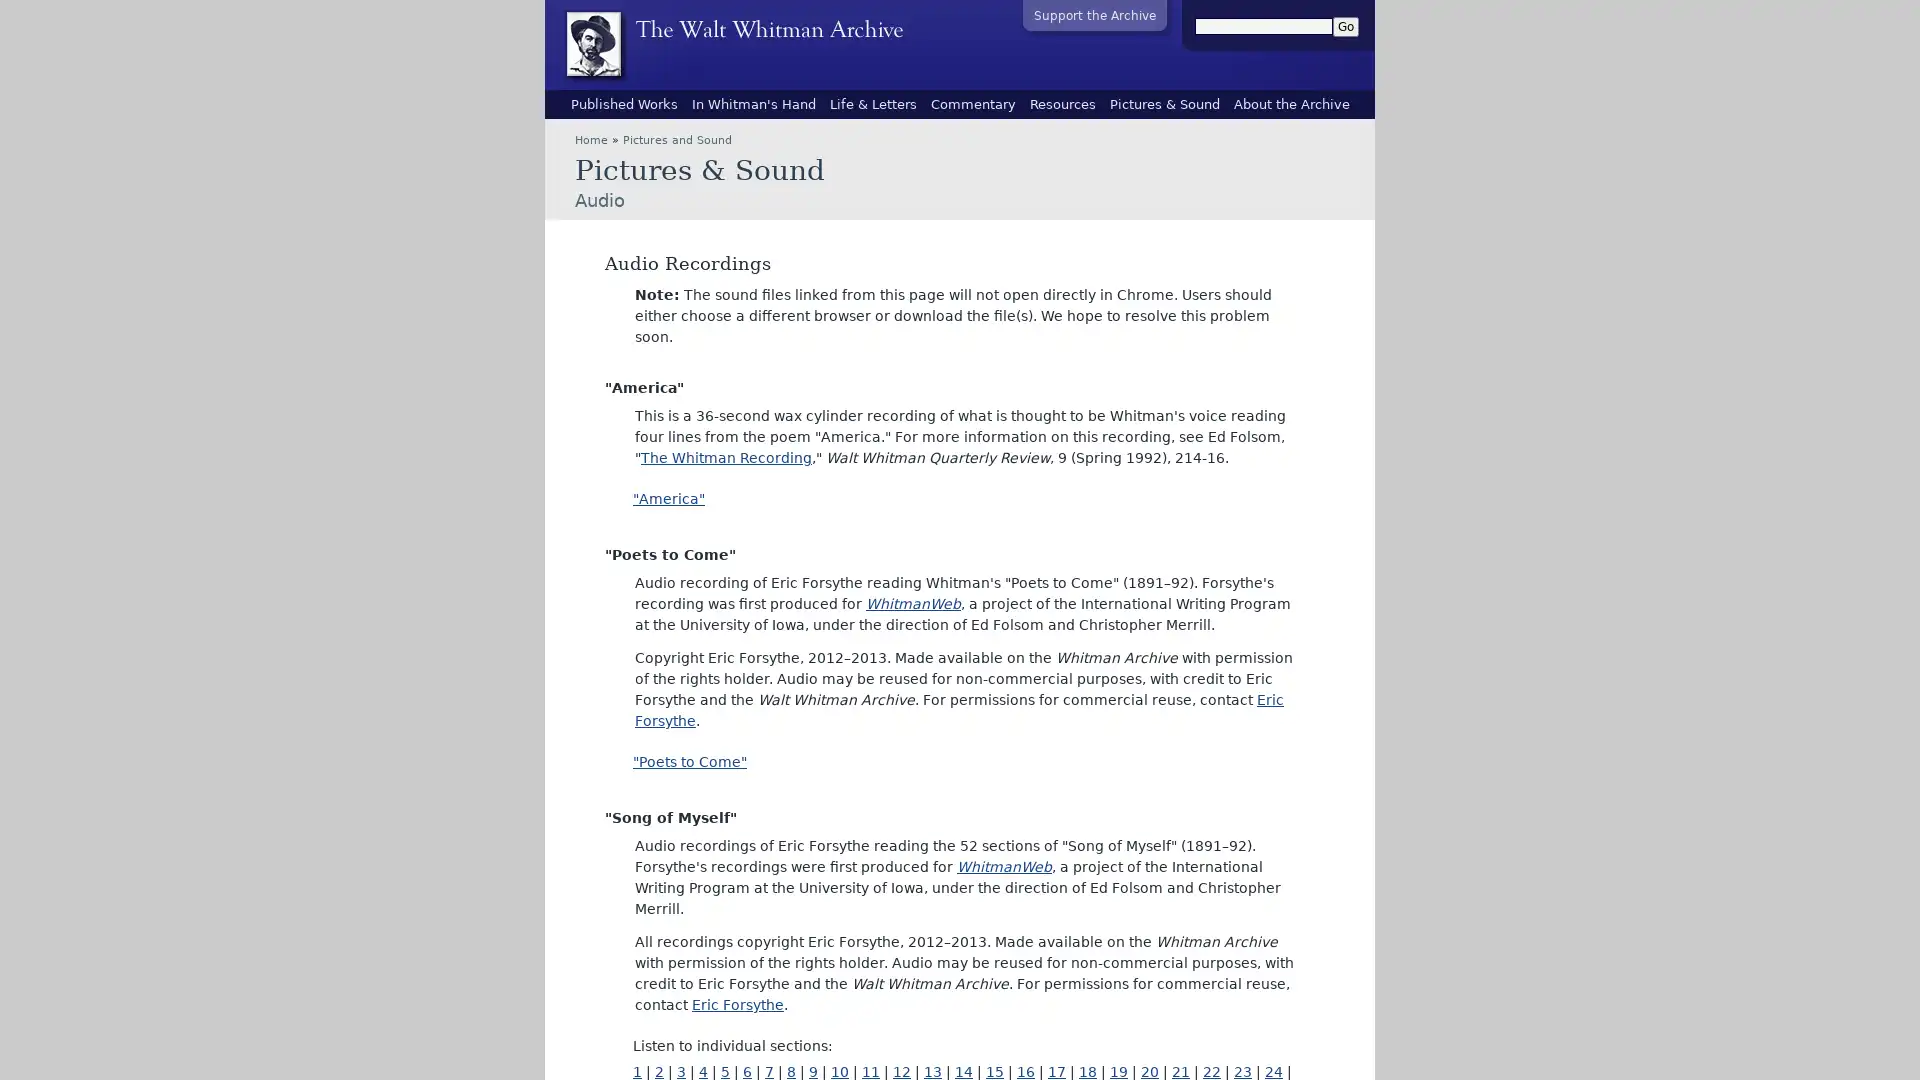 The width and height of the screenshot is (1920, 1080). What do you see at coordinates (1345, 27) in the screenshot?
I see `Go` at bounding box center [1345, 27].